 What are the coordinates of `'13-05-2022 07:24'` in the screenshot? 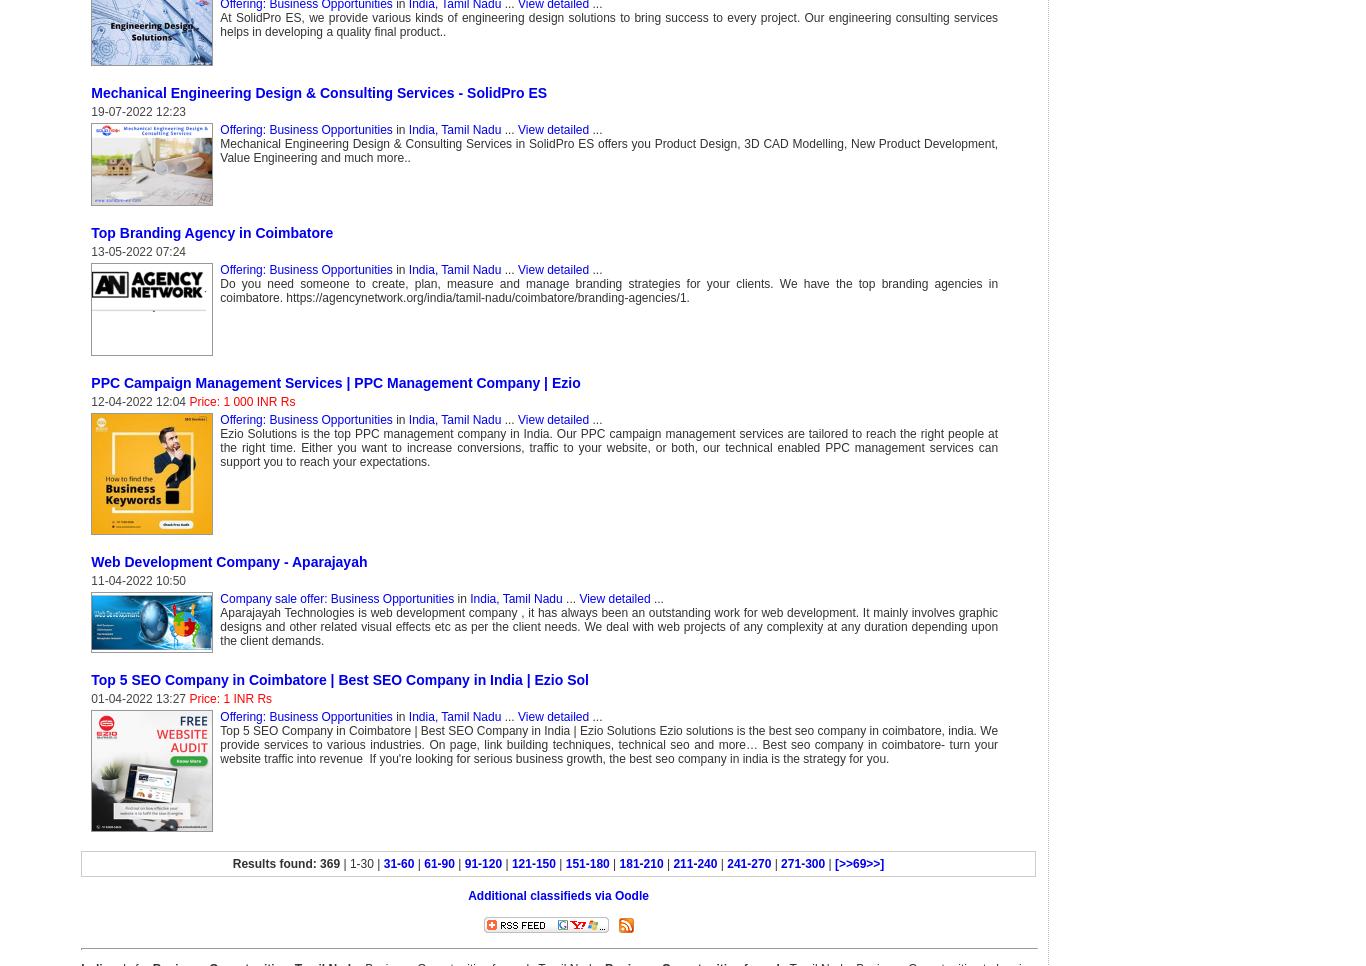 It's located at (137, 252).